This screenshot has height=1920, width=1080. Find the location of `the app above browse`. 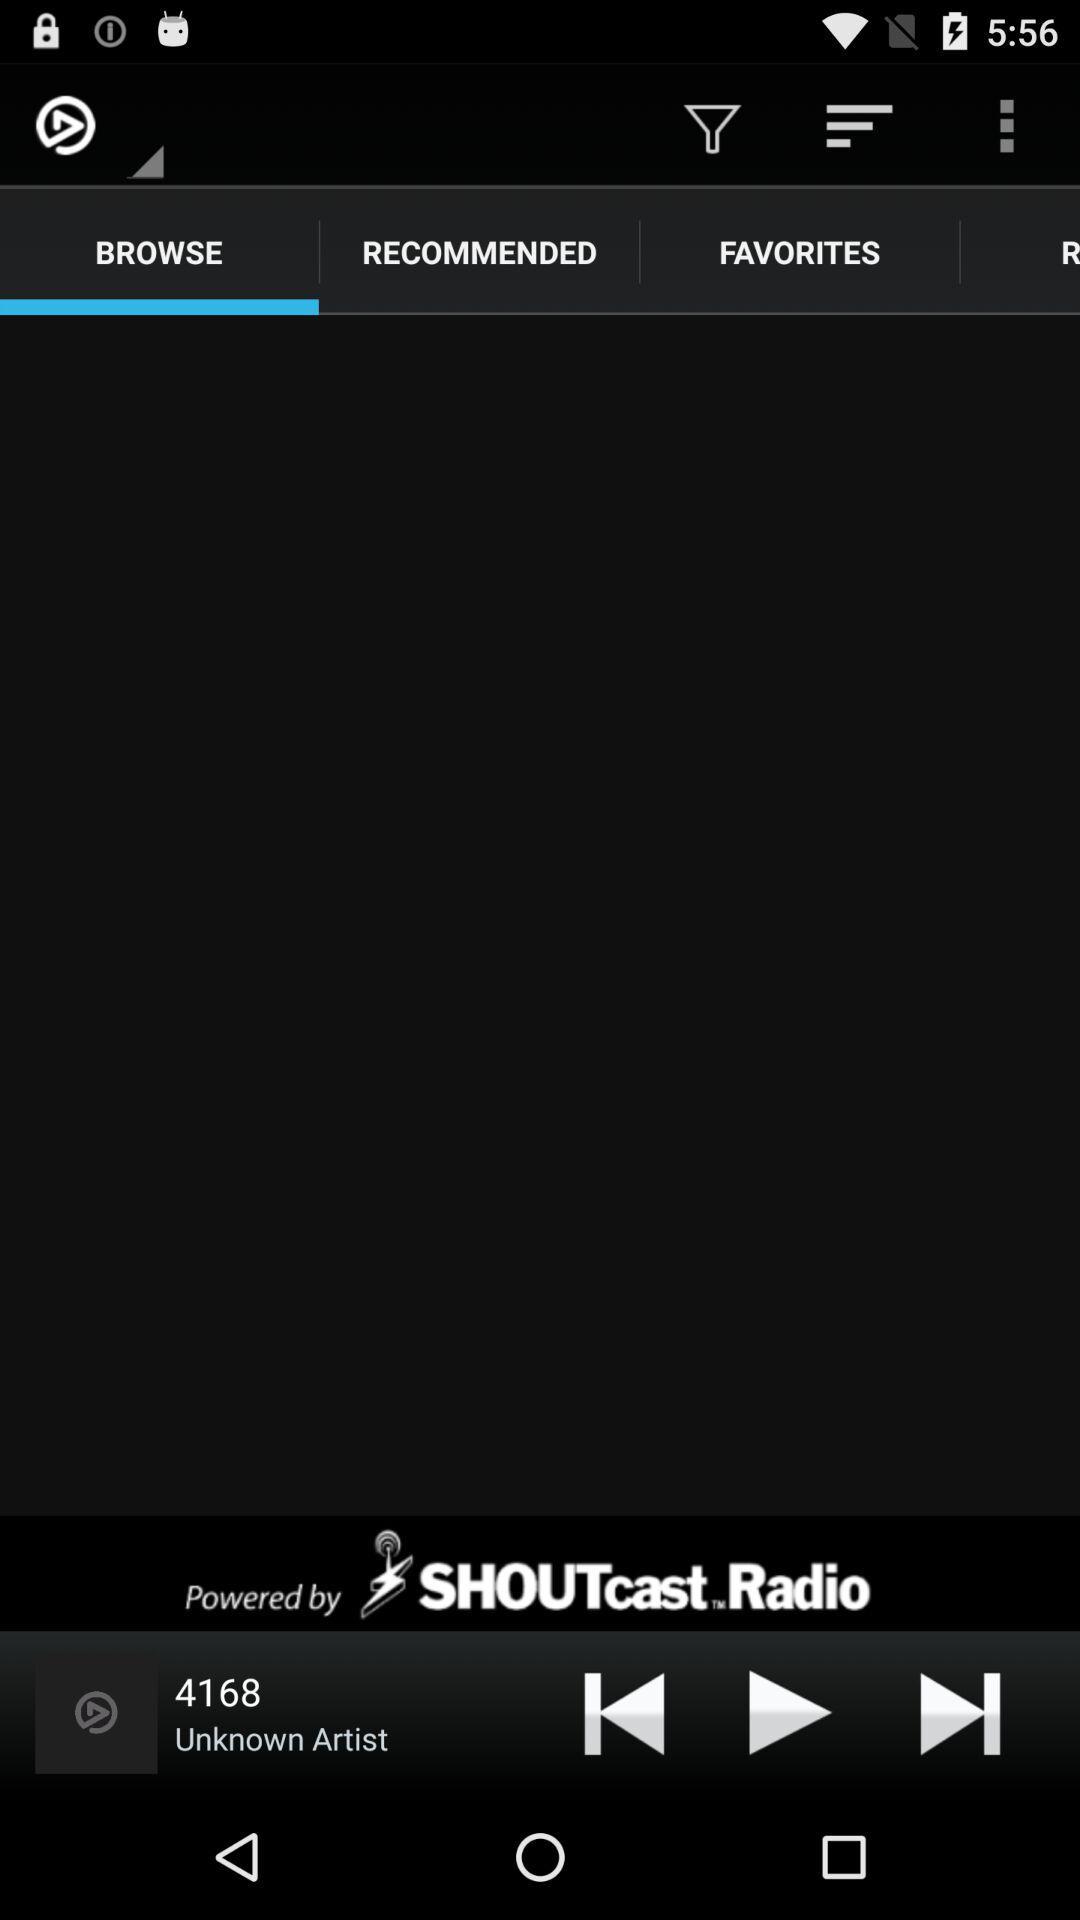

the app above browse is located at coordinates (144, 124).